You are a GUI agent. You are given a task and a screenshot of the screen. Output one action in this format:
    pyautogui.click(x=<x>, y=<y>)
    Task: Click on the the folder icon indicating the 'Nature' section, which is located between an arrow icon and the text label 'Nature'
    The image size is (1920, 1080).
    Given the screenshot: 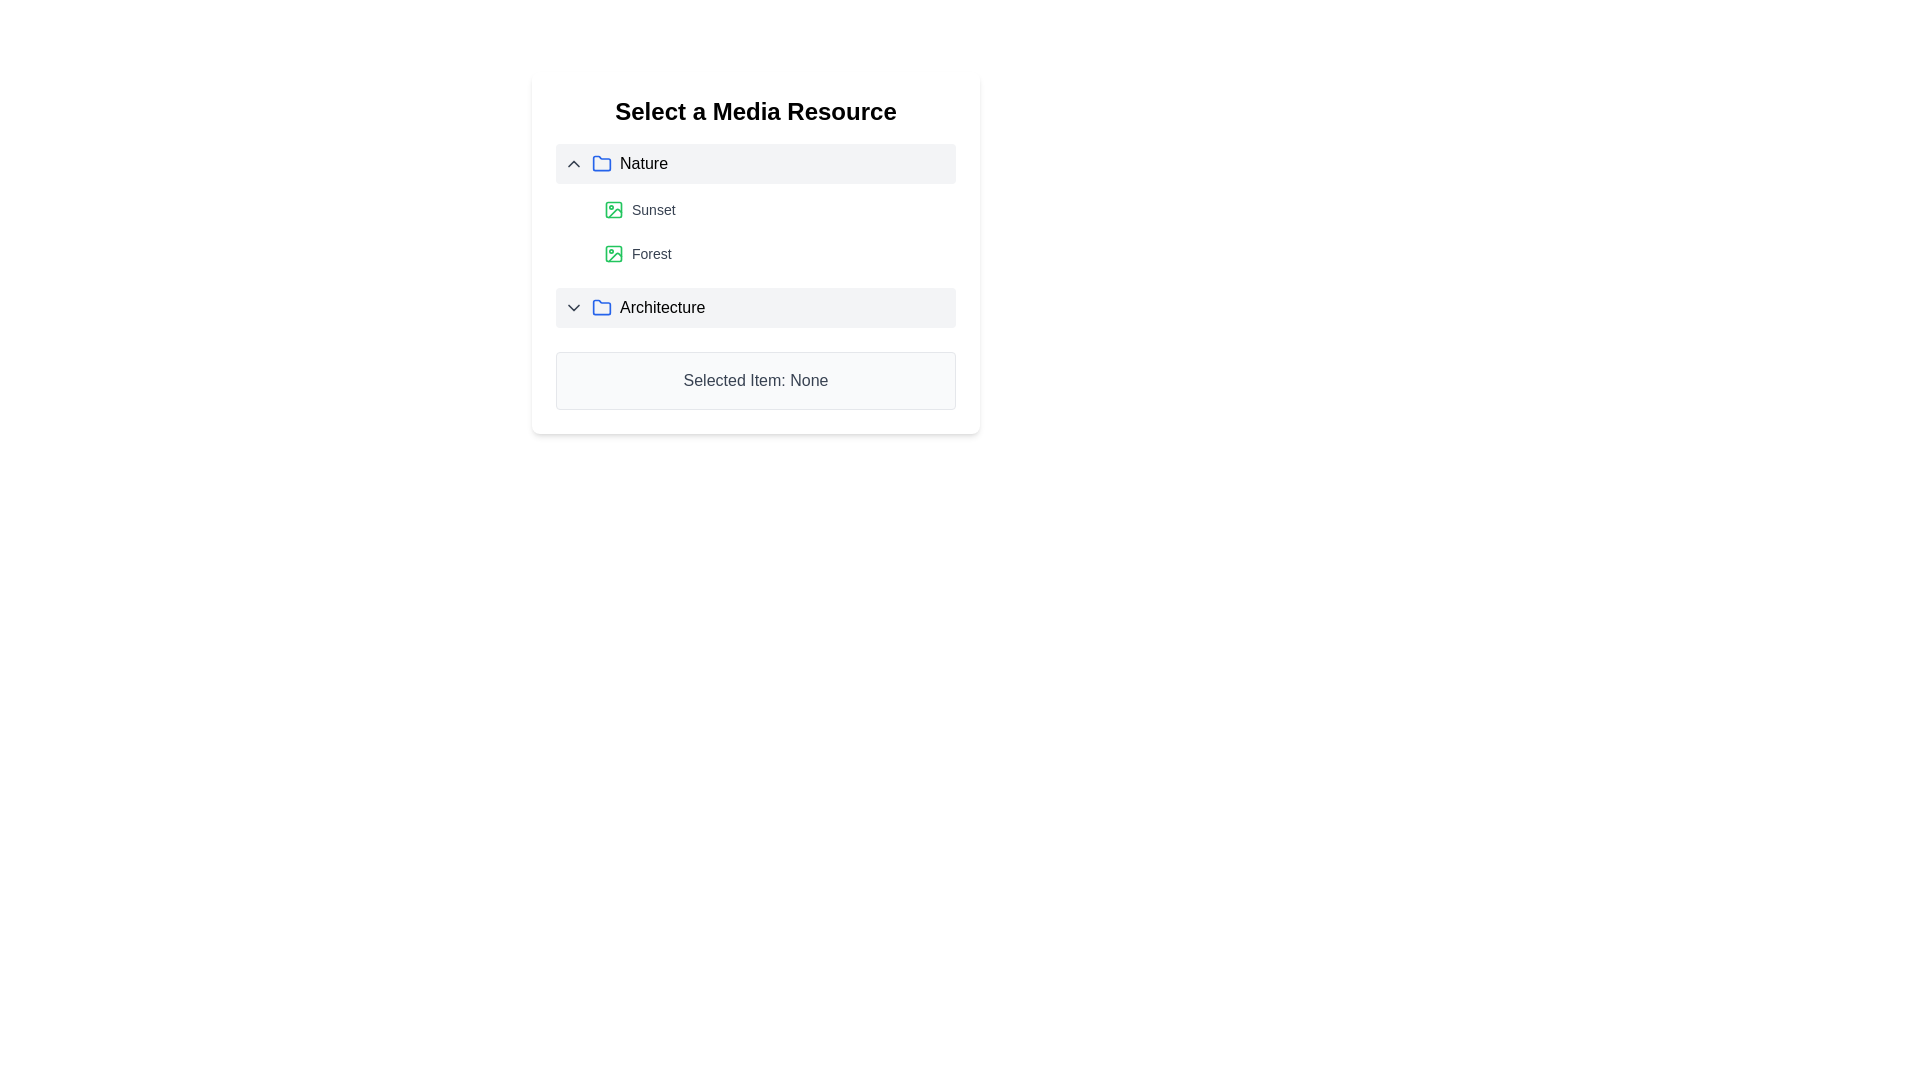 What is the action you would take?
    pyautogui.click(x=600, y=163)
    